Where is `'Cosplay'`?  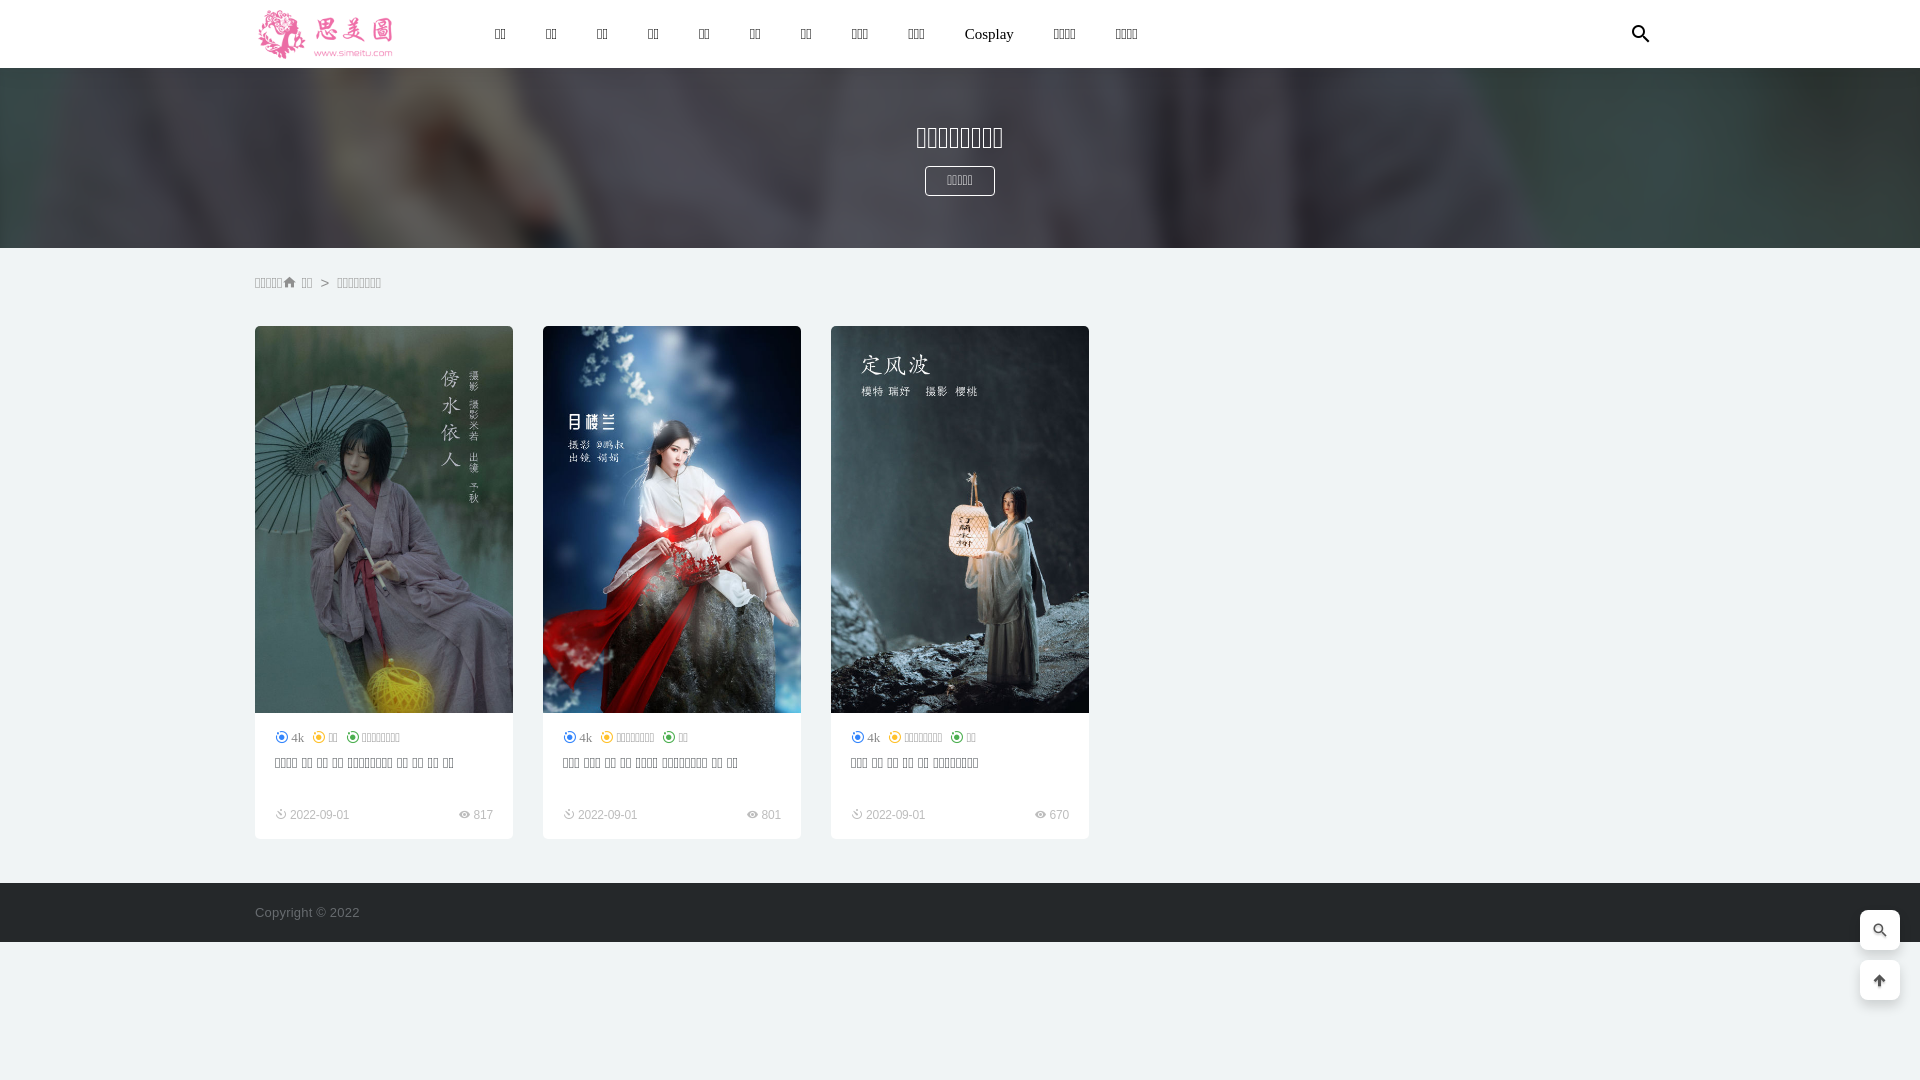
'Cosplay' is located at coordinates (944, 34).